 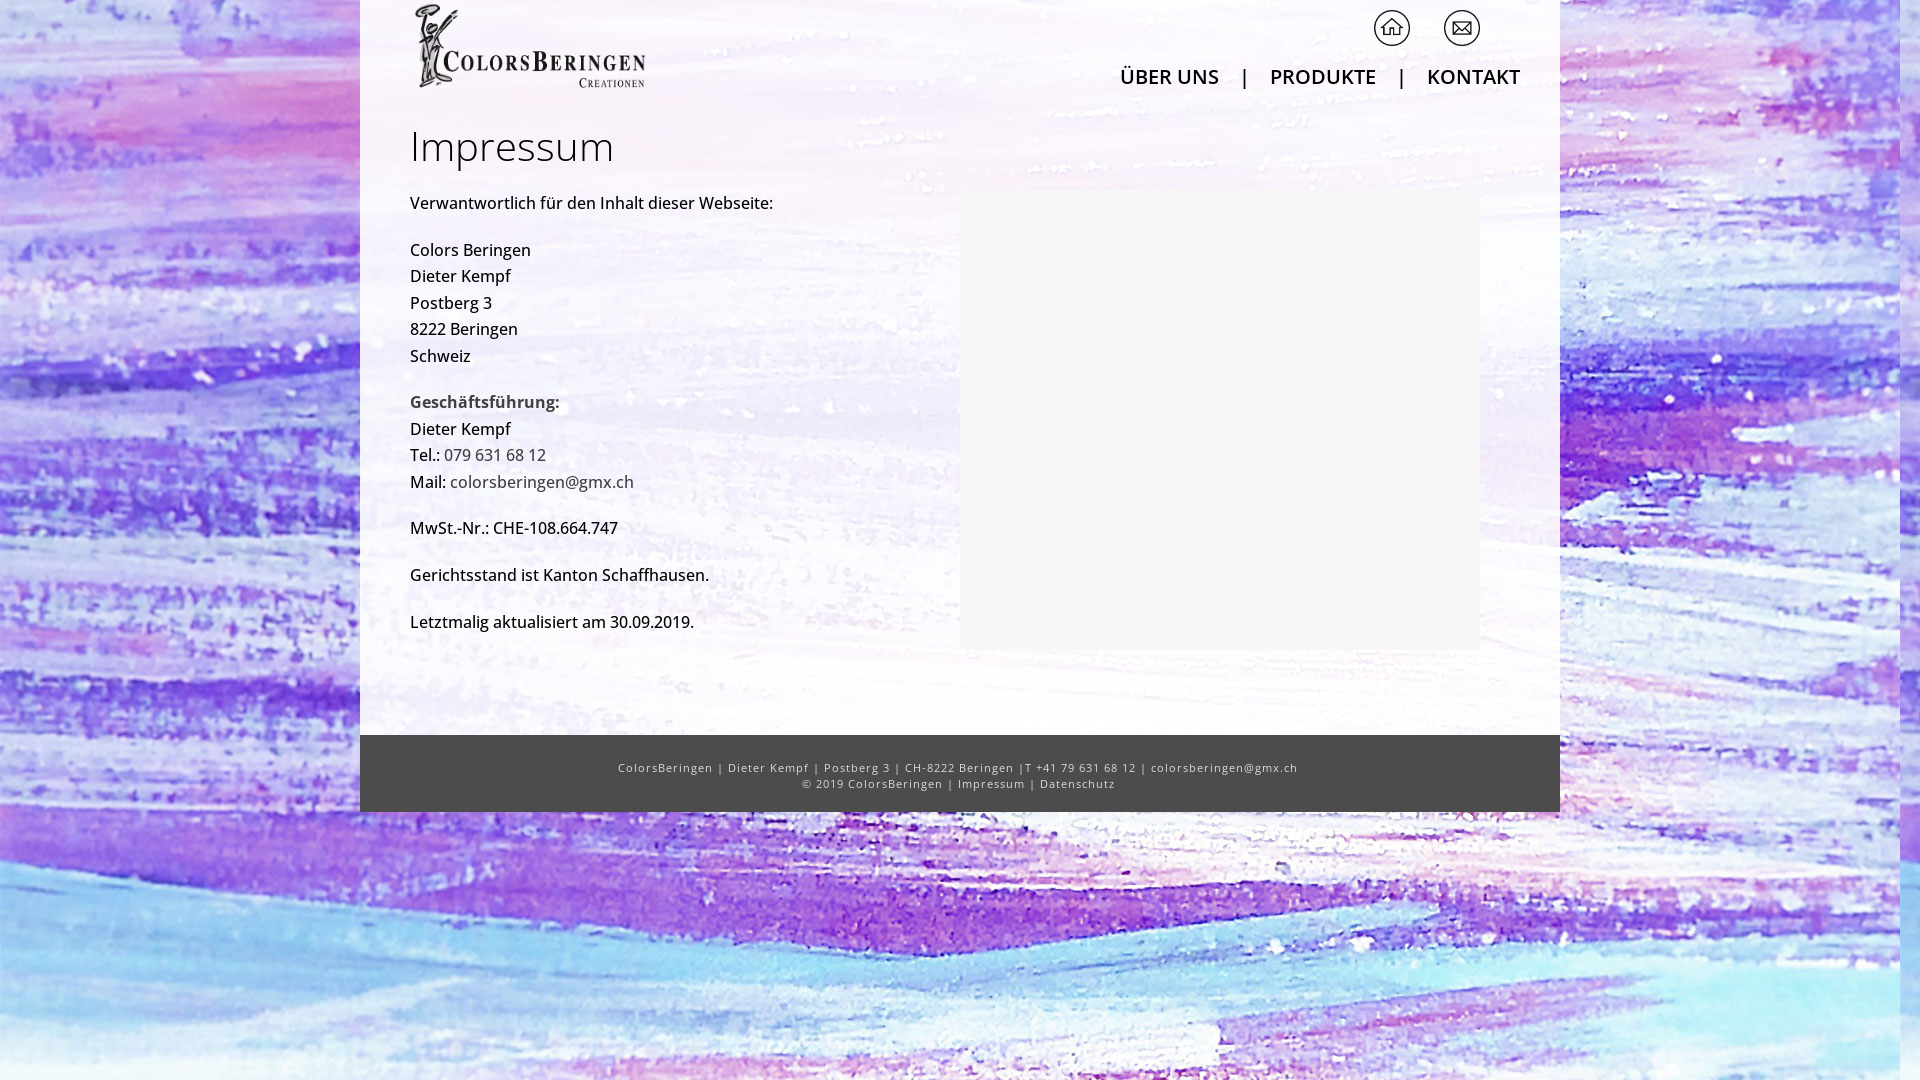 I want to click on 'Datenschutz', so click(x=1076, y=782).